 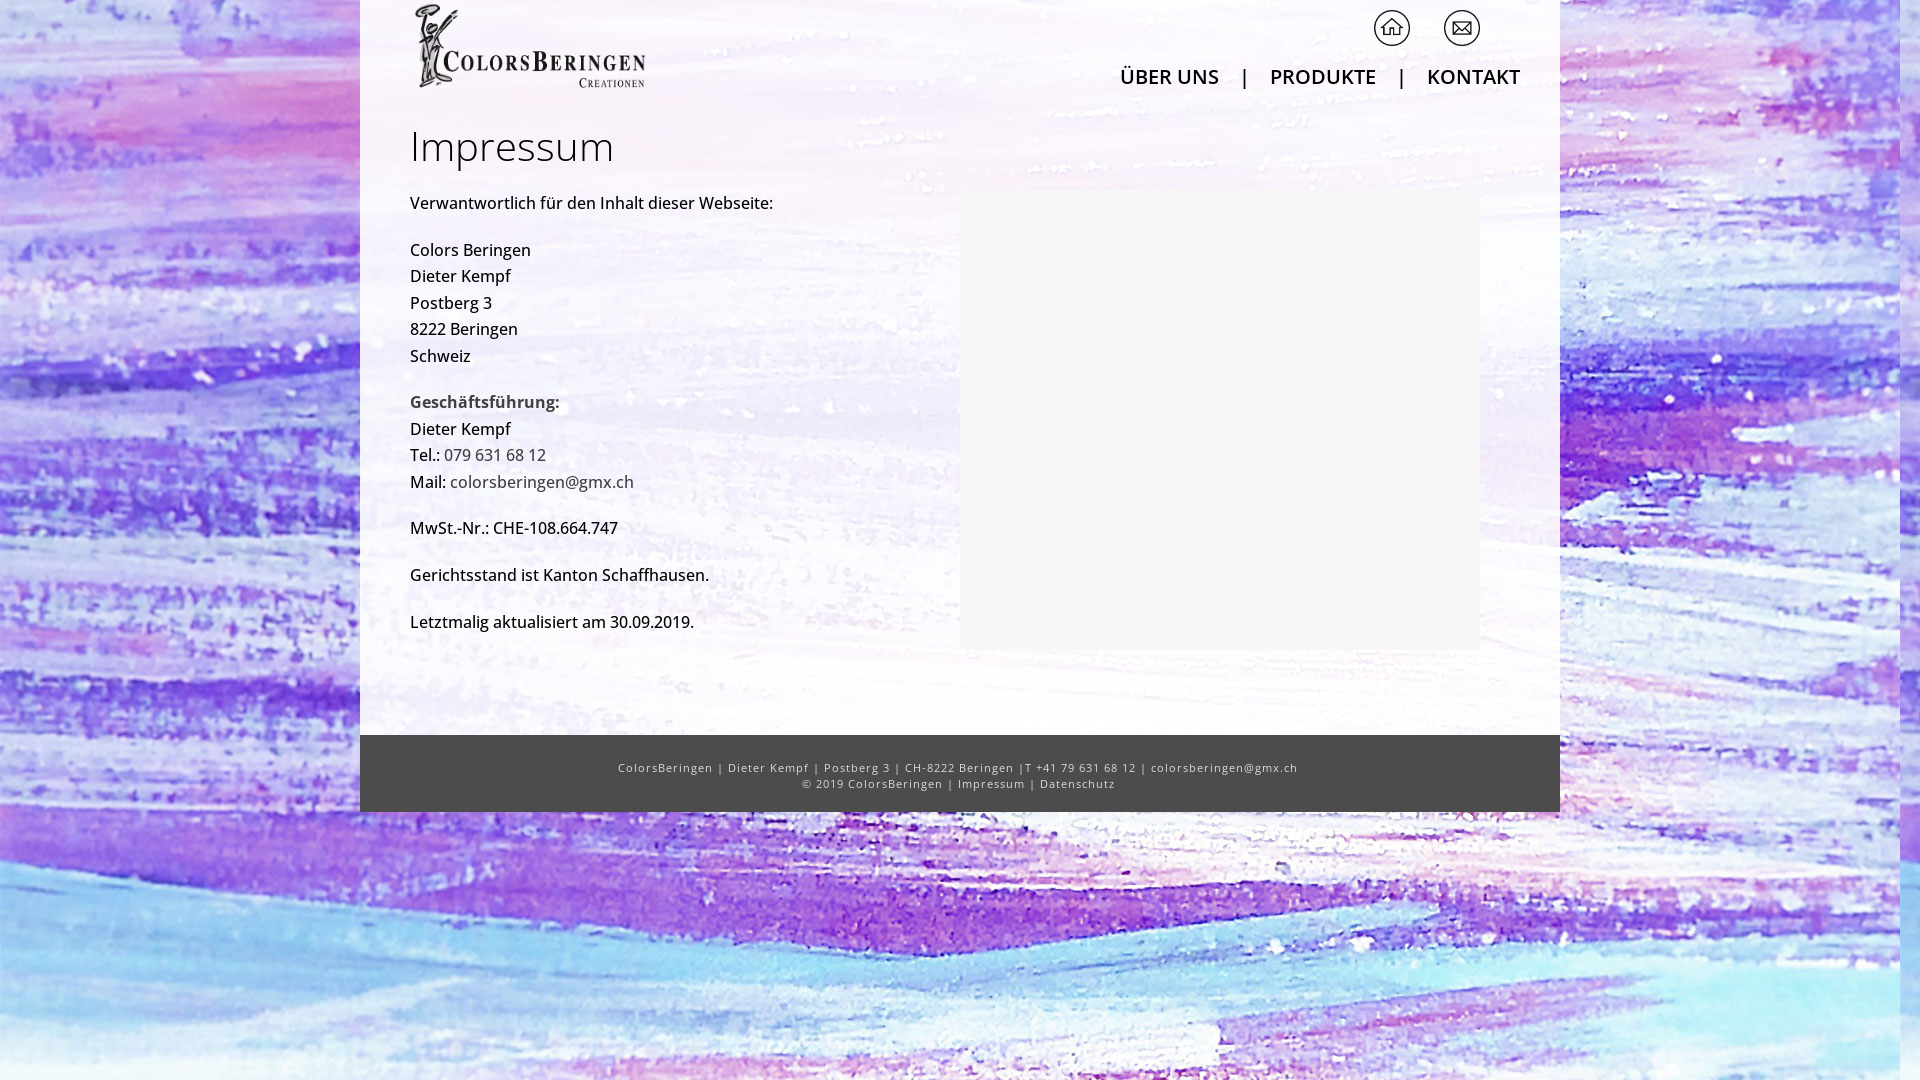 I want to click on 'Datenschutz', so click(x=1076, y=782).